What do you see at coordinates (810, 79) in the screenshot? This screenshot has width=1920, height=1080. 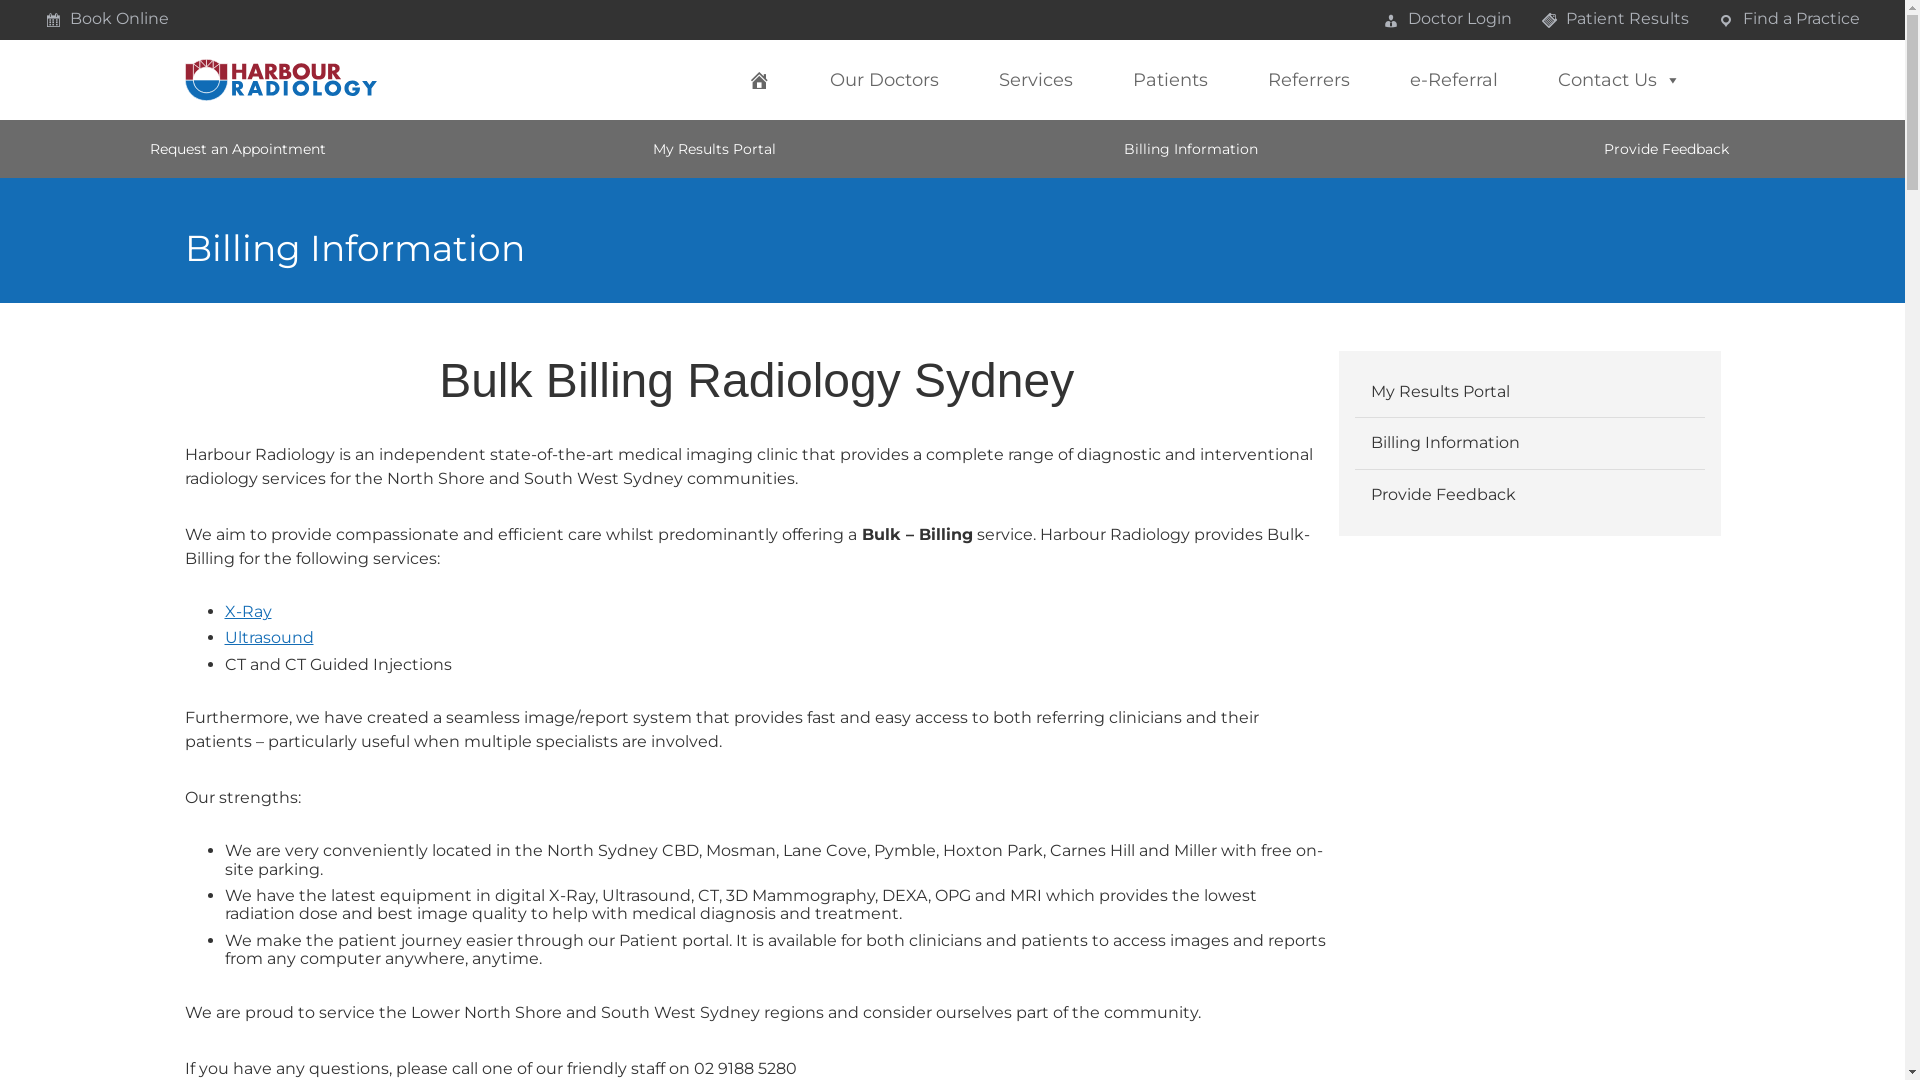 I see `'Our Doctors'` at bounding box center [810, 79].